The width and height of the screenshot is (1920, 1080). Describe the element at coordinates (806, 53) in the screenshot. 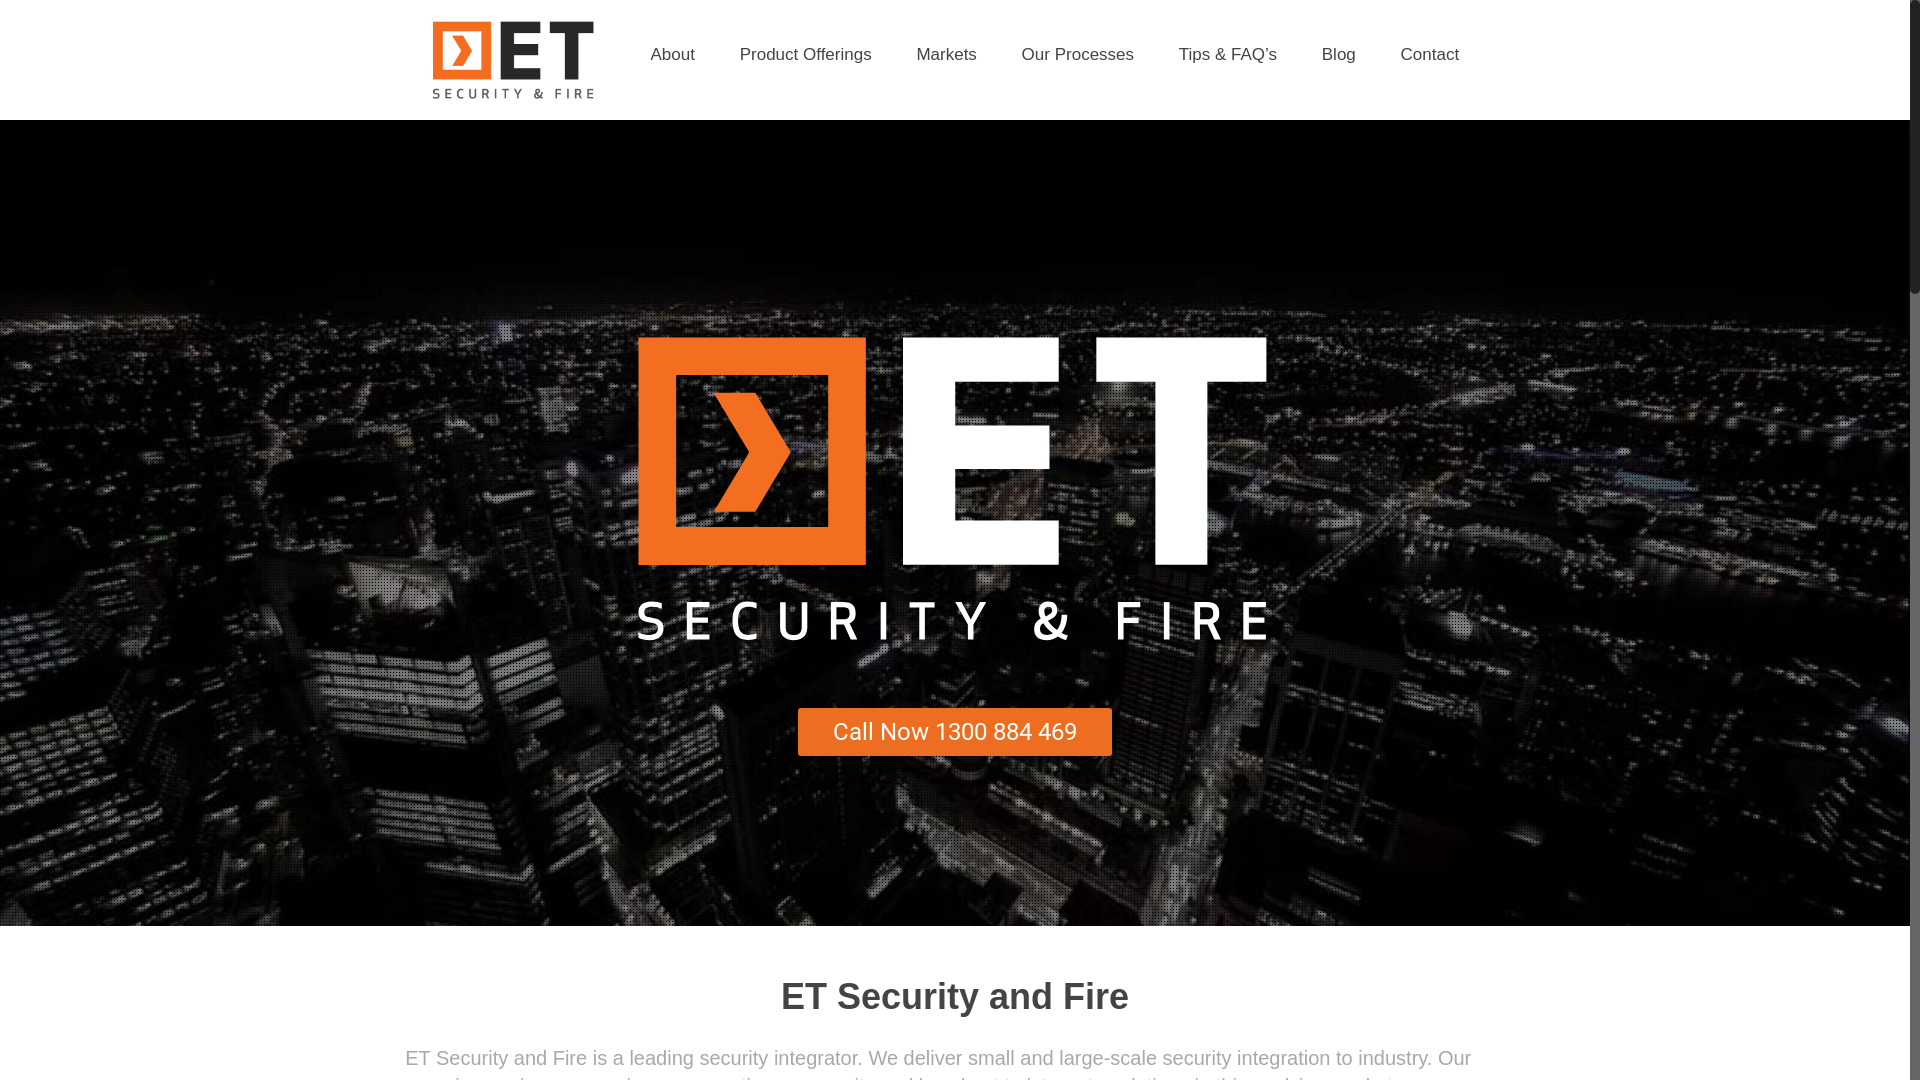

I see `'Product Offerings'` at that location.